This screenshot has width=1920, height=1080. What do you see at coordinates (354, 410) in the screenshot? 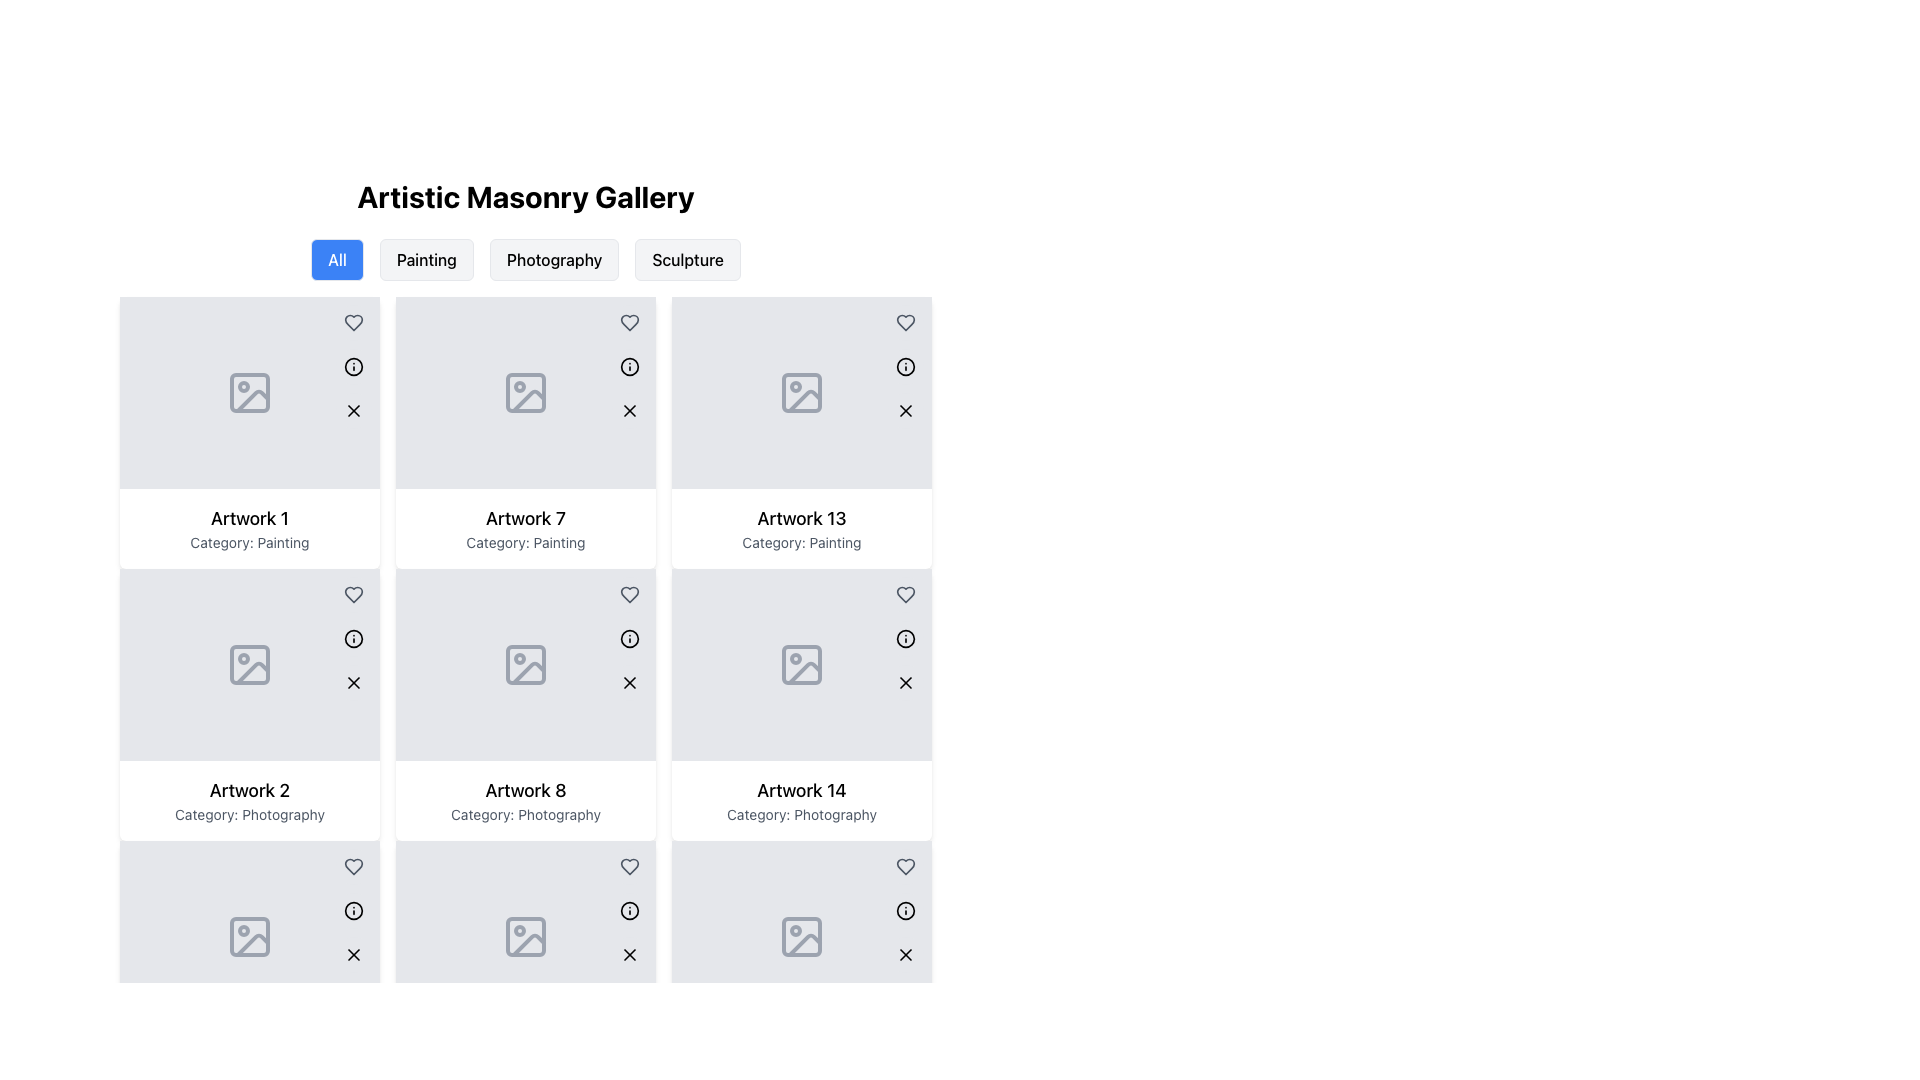
I see `the close or delete icon located at the top-right corner of the artwork card labeled 'Artwork 1'` at bounding box center [354, 410].